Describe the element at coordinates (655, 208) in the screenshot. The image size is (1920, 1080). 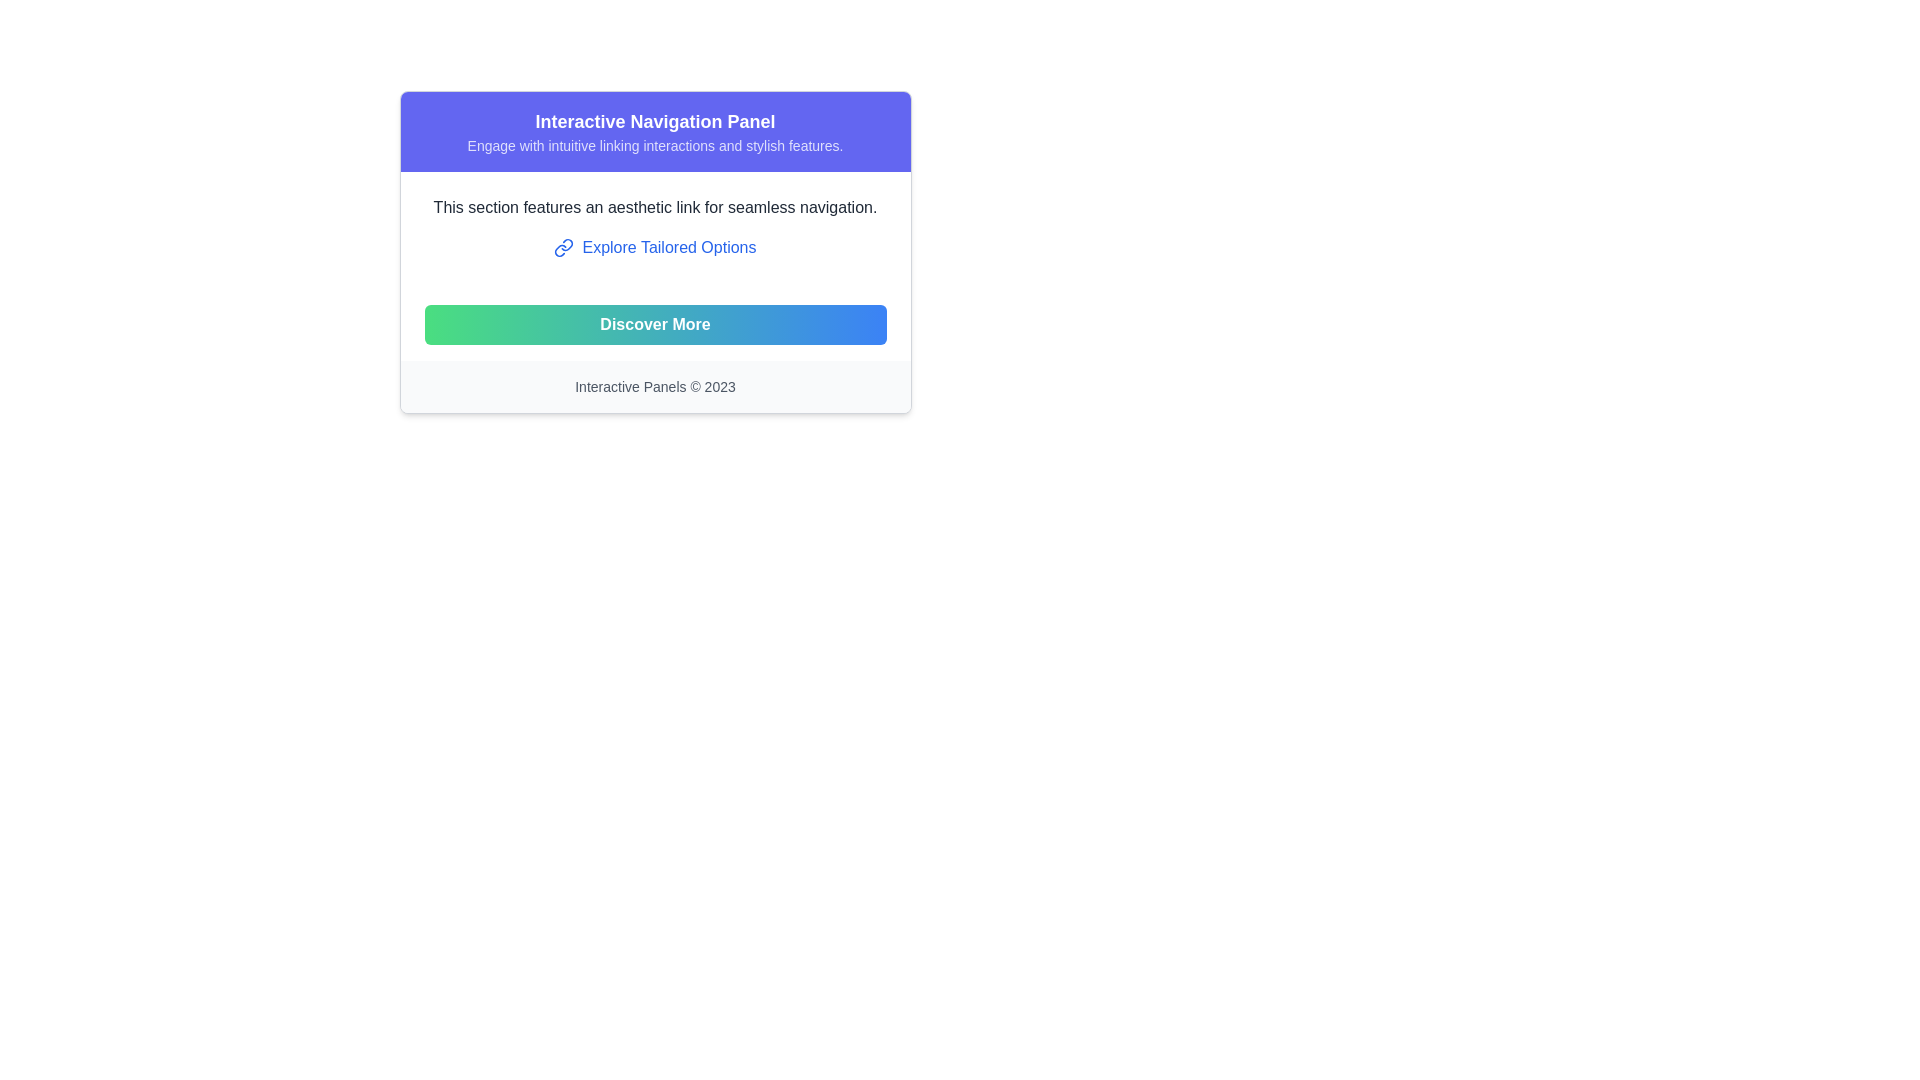
I see `the static text block that reads 'This section features an aesthetic link for seamless navigation.', which is styled in gray and is positioned above the interactive link component 'Explore Tailored Options'` at that location.